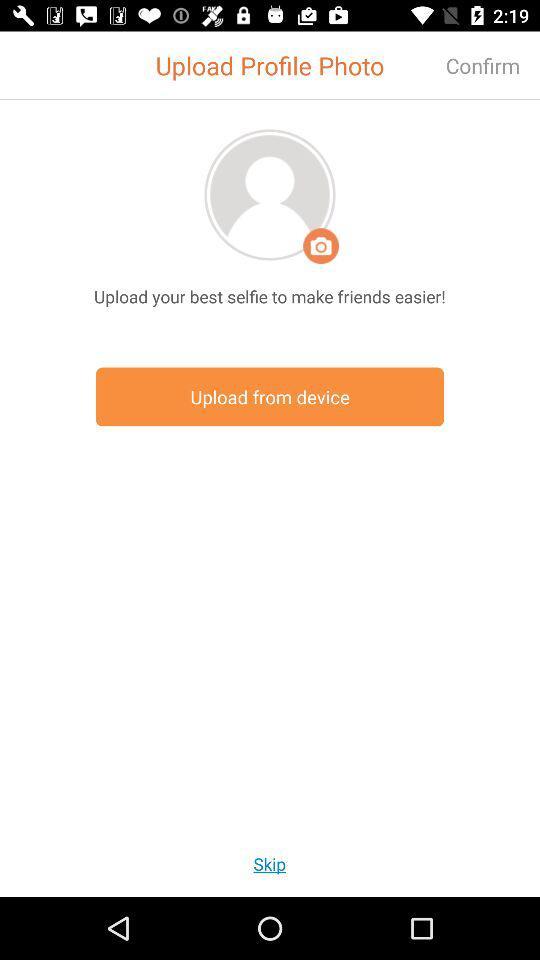 The image size is (540, 960). I want to click on profile picture, so click(270, 194).